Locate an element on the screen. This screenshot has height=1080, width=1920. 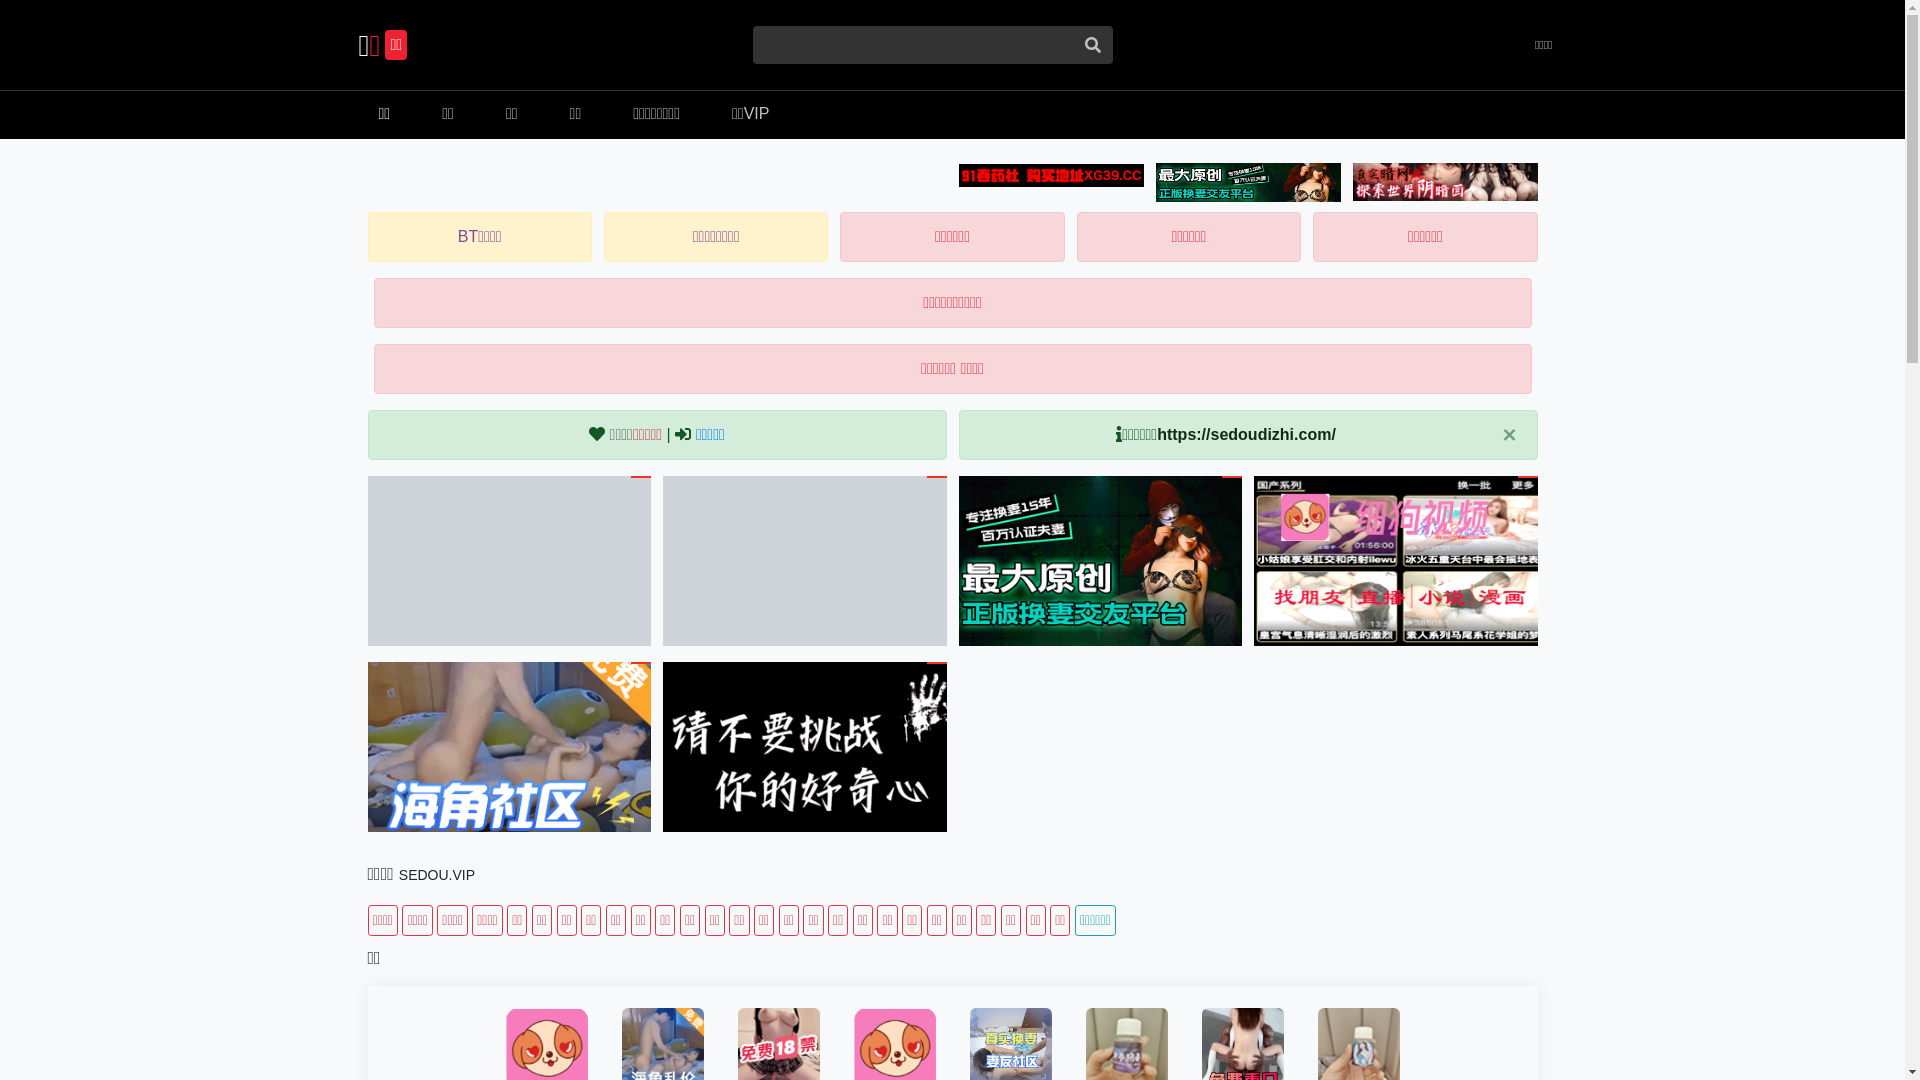
'SEDOU.VIP' is located at coordinates (435, 874).